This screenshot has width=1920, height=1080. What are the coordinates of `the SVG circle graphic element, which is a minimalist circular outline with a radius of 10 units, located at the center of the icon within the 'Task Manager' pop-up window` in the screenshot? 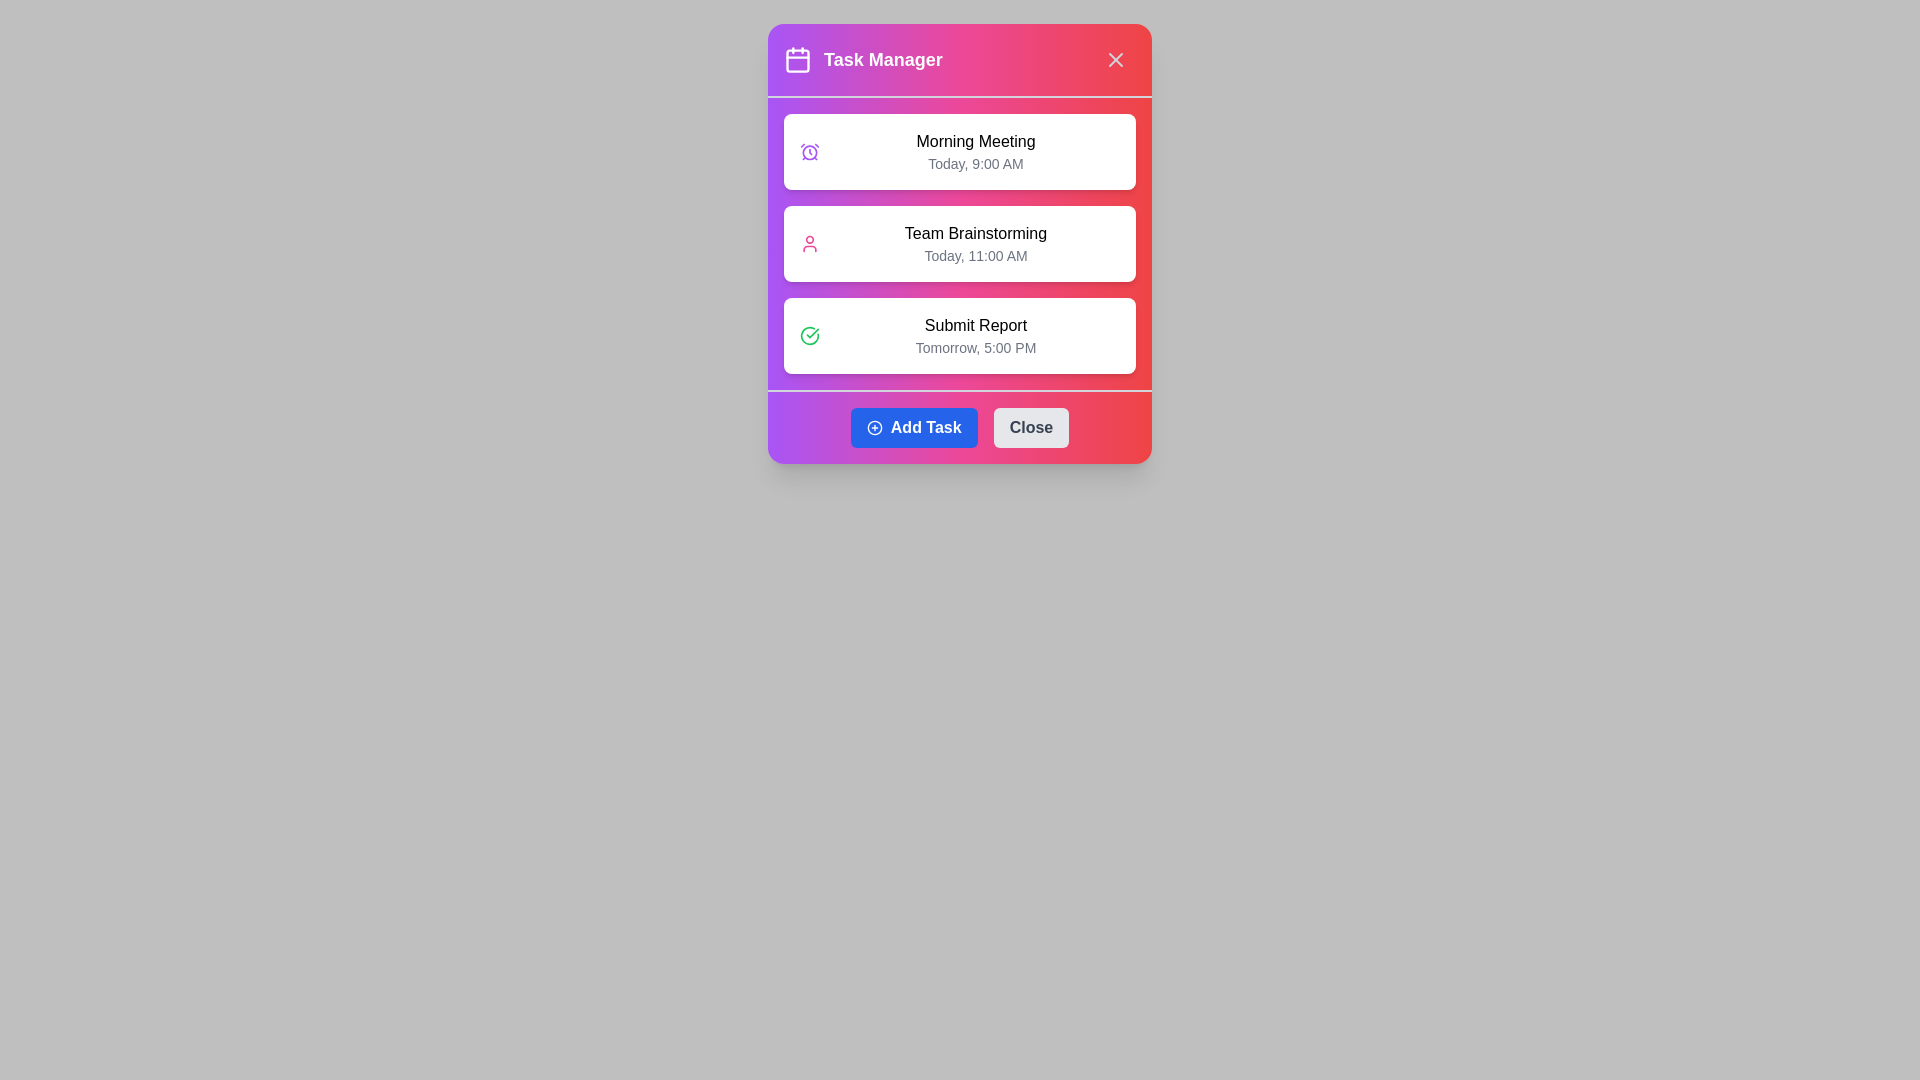 It's located at (874, 427).